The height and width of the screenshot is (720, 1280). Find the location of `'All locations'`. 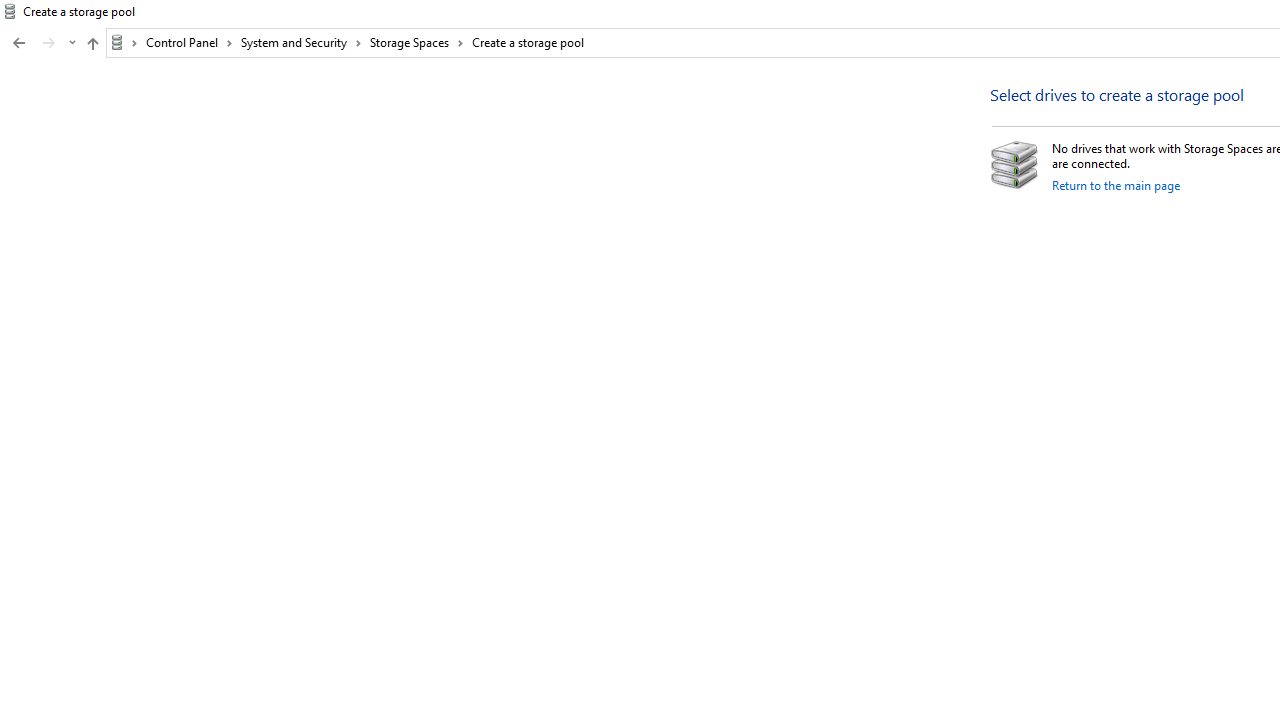

'All locations' is located at coordinates (123, 42).